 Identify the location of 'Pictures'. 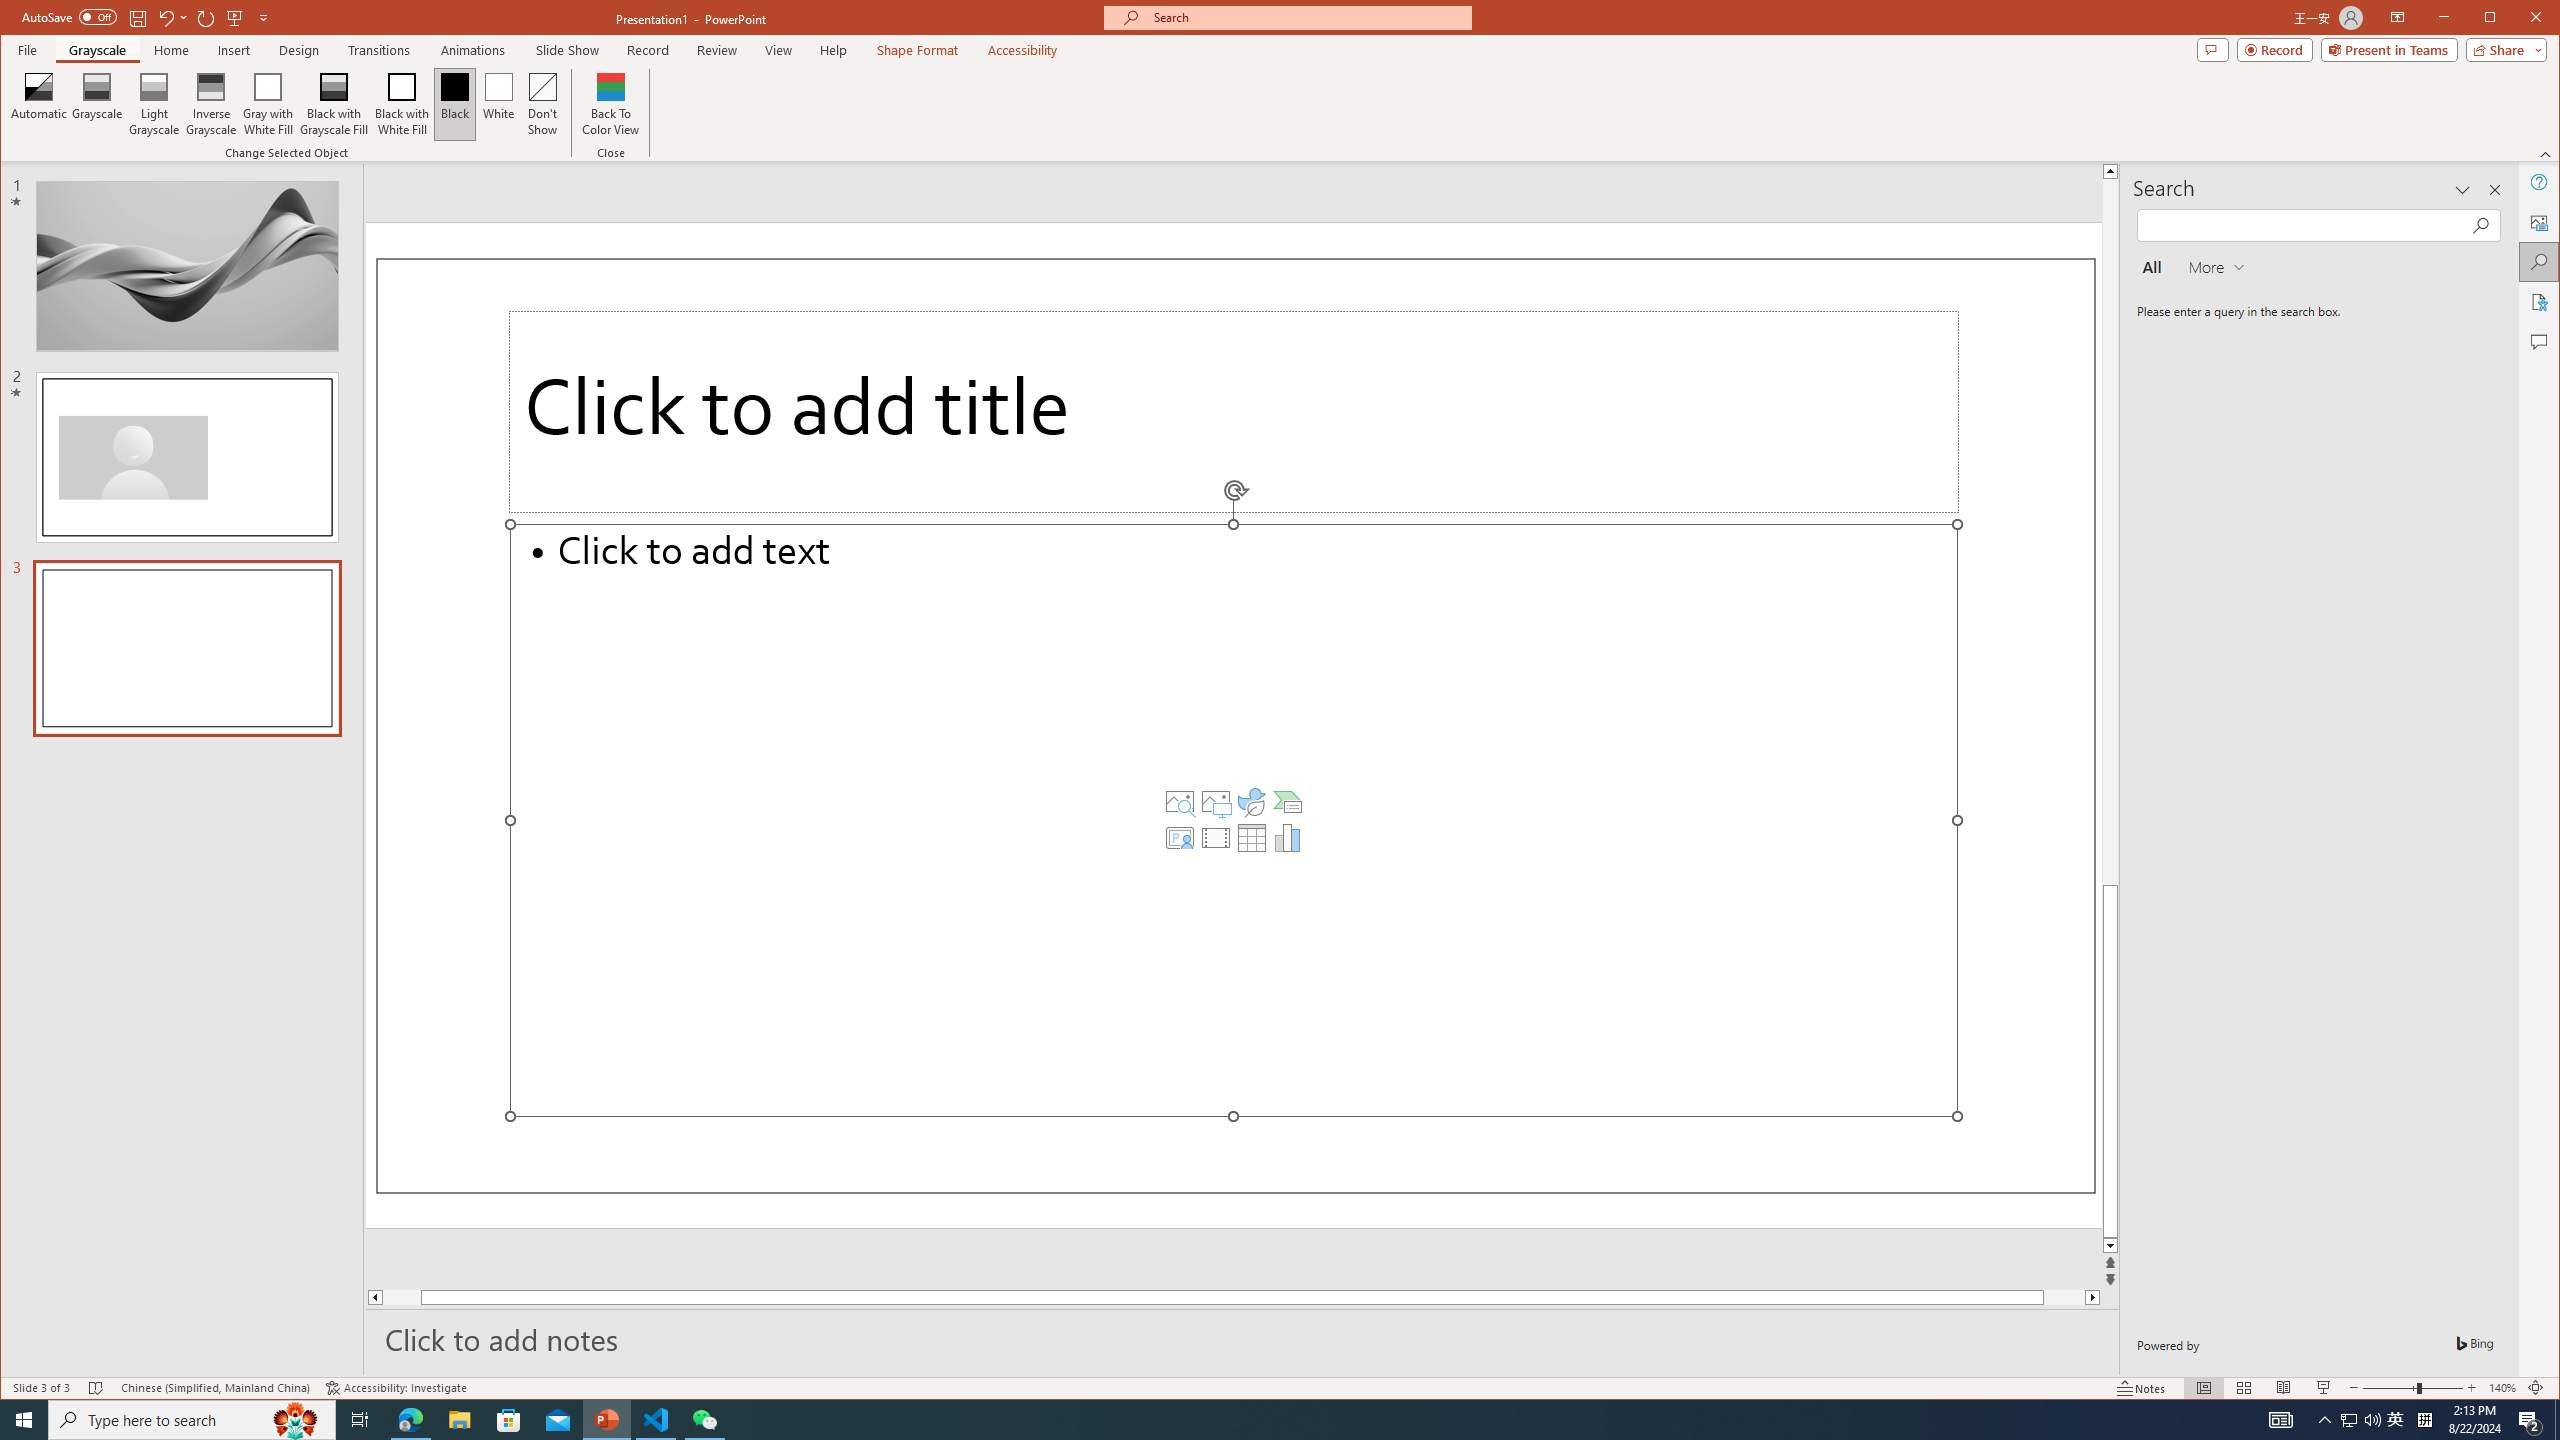
(1215, 801).